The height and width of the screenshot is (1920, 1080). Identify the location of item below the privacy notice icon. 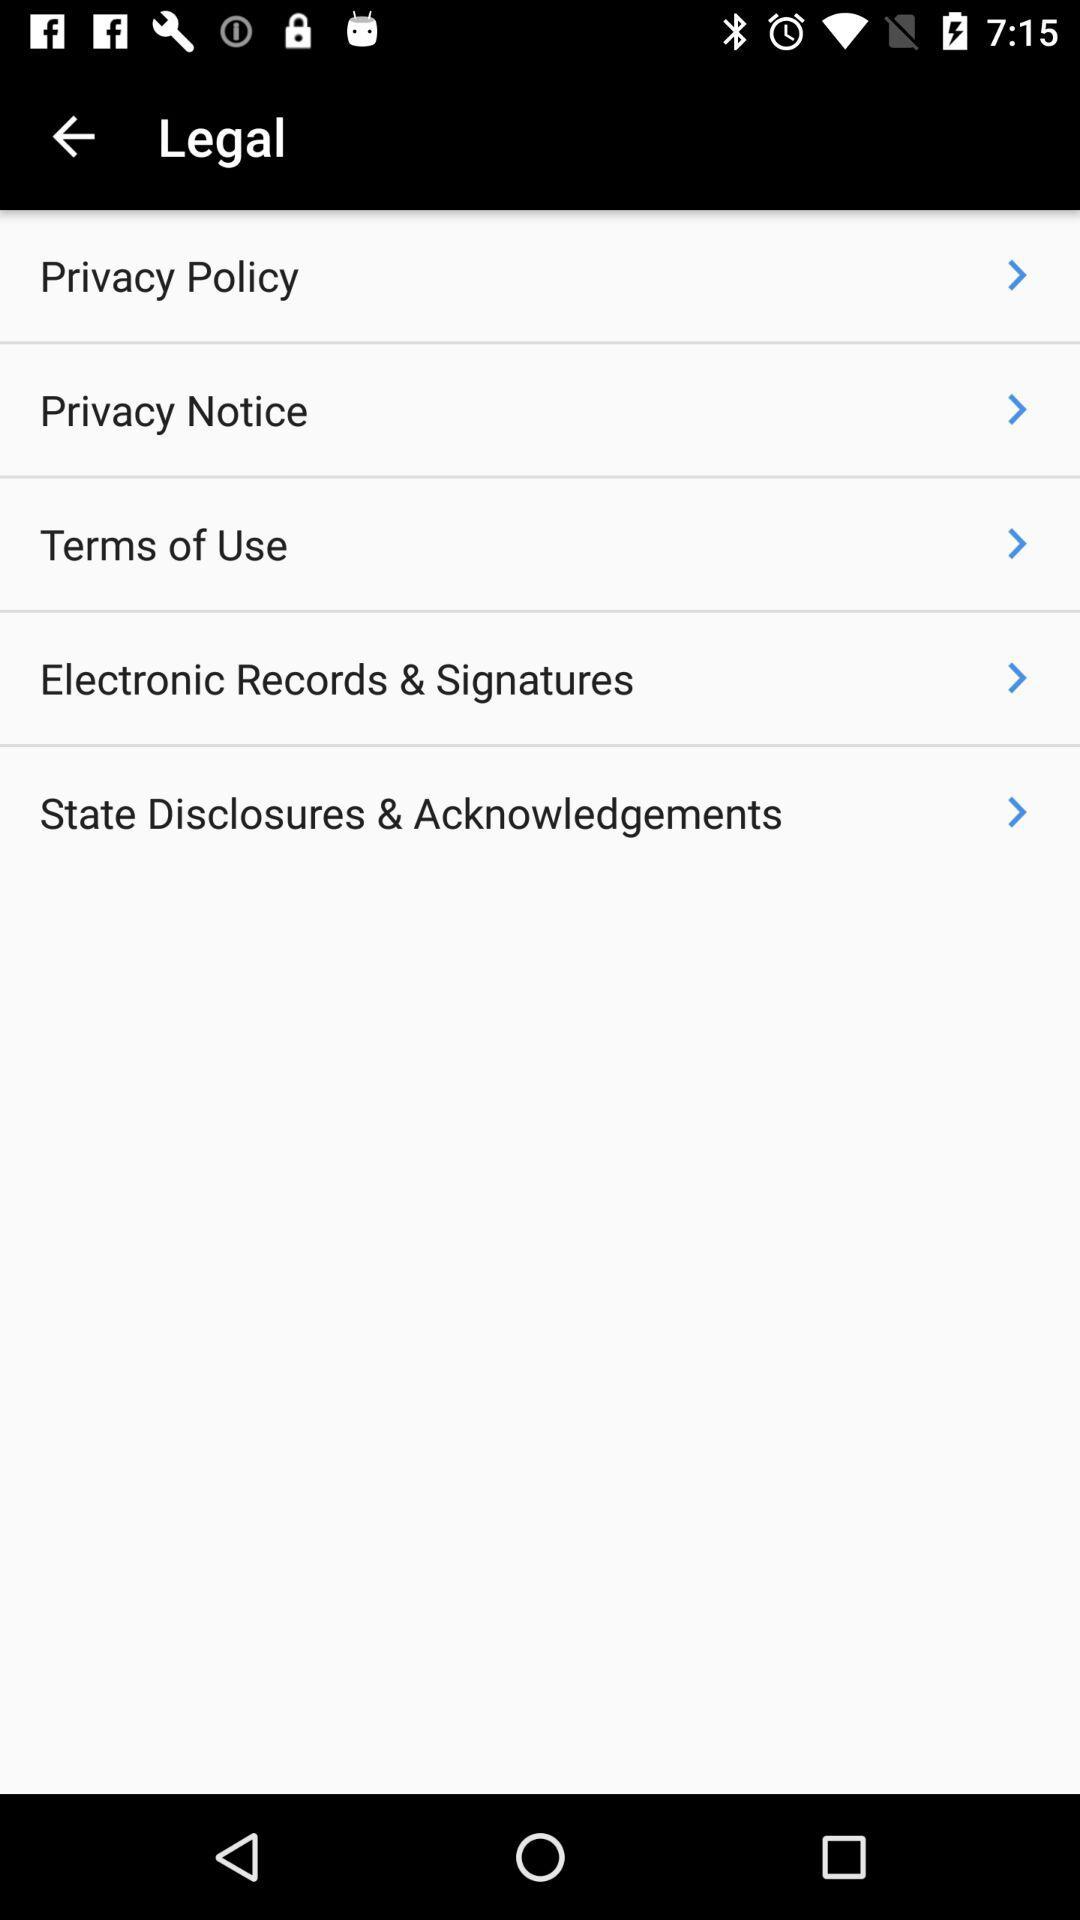
(162, 544).